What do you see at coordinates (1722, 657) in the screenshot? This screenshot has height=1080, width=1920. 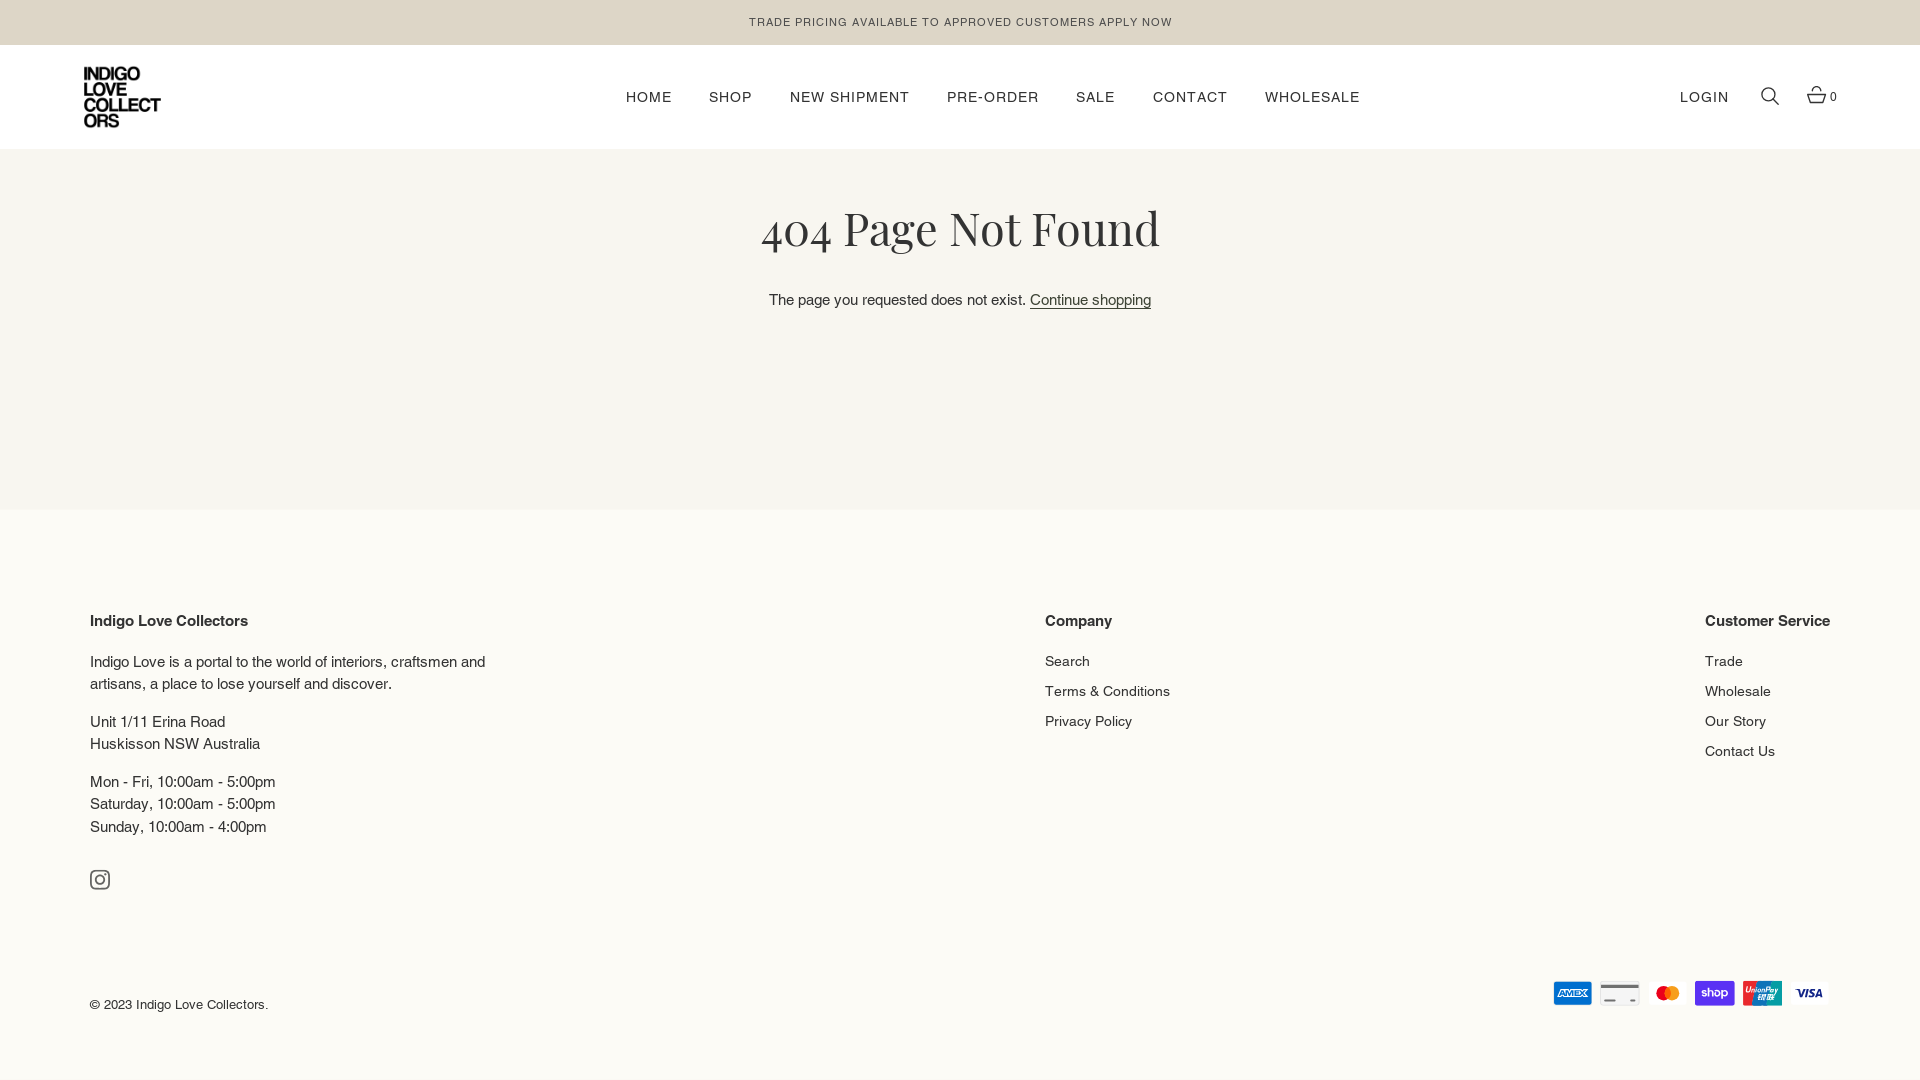 I see `'Trade'` at bounding box center [1722, 657].